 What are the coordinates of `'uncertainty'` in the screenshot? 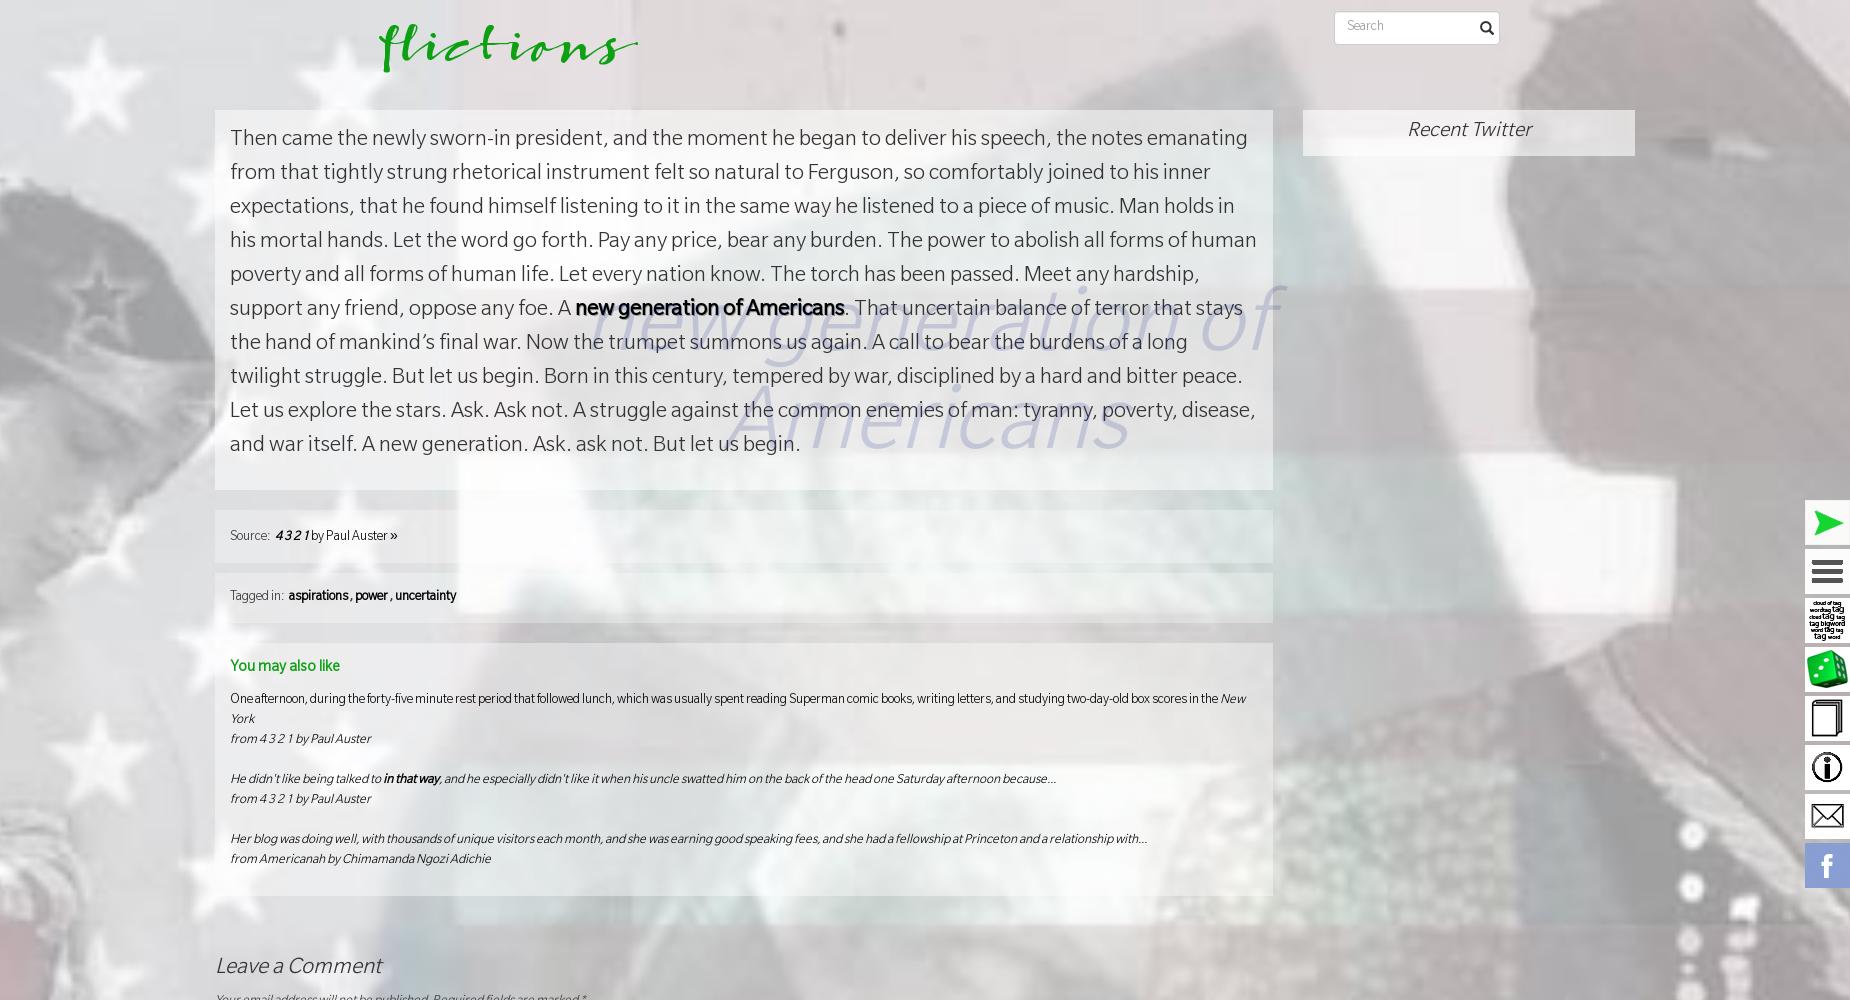 It's located at (393, 596).